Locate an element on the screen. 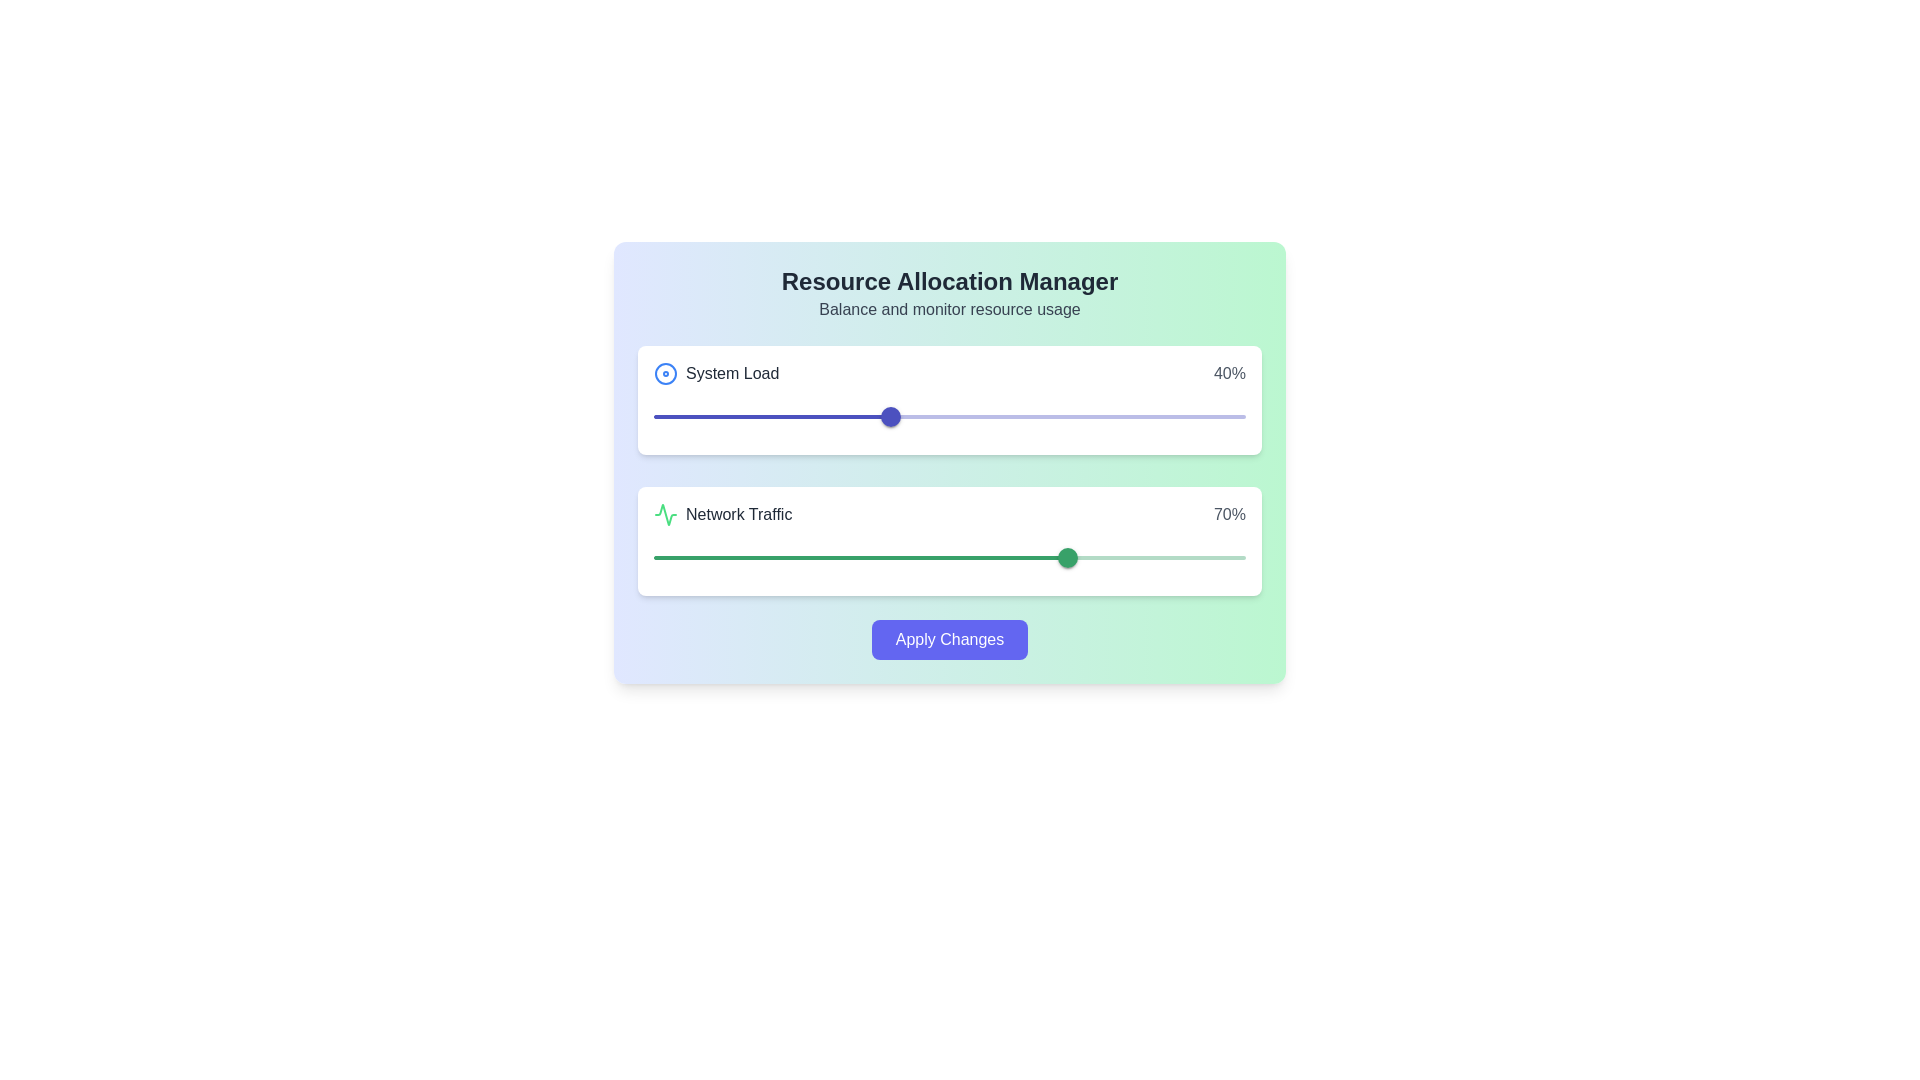 The width and height of the screenshot is (1920, 1080). the first card is located at coordinates (949, 400).